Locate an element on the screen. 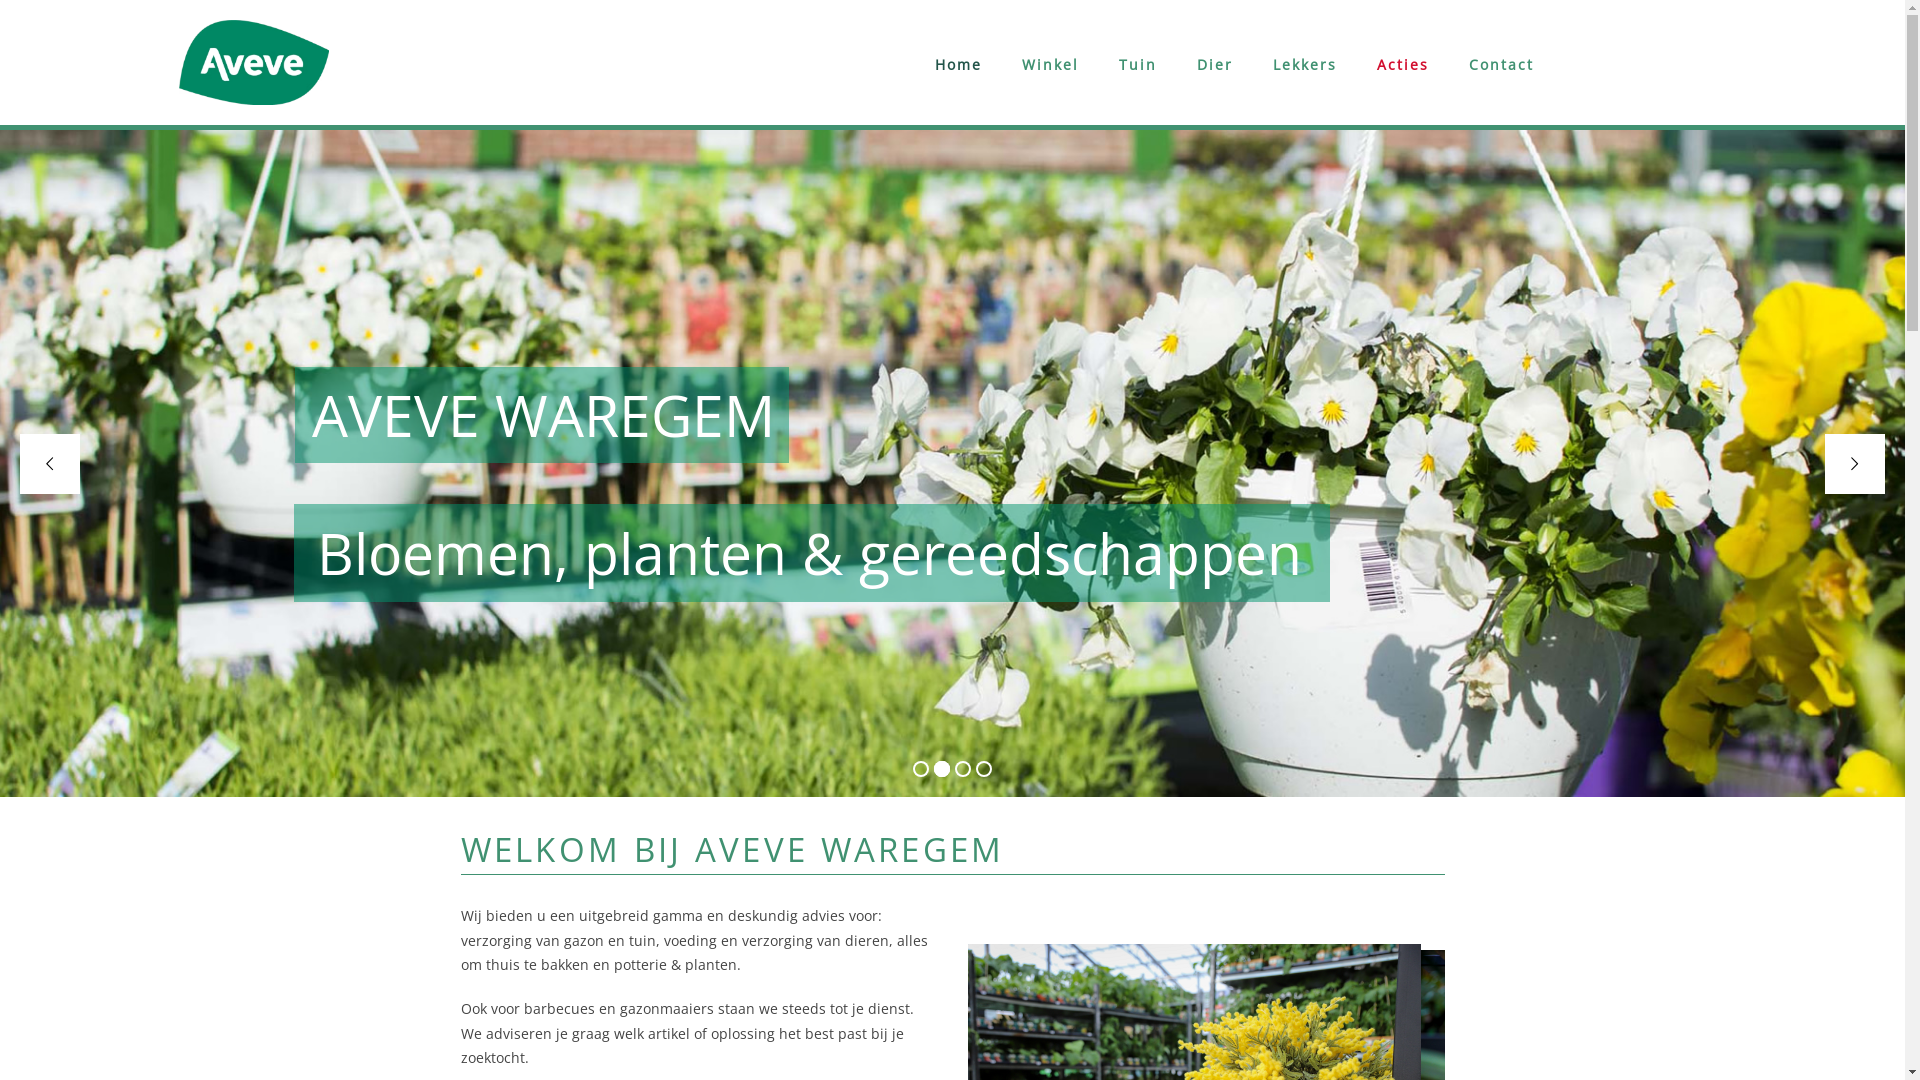 The image size is (1920, 1080). 'Acties' is located at coordinates (1401, 64).